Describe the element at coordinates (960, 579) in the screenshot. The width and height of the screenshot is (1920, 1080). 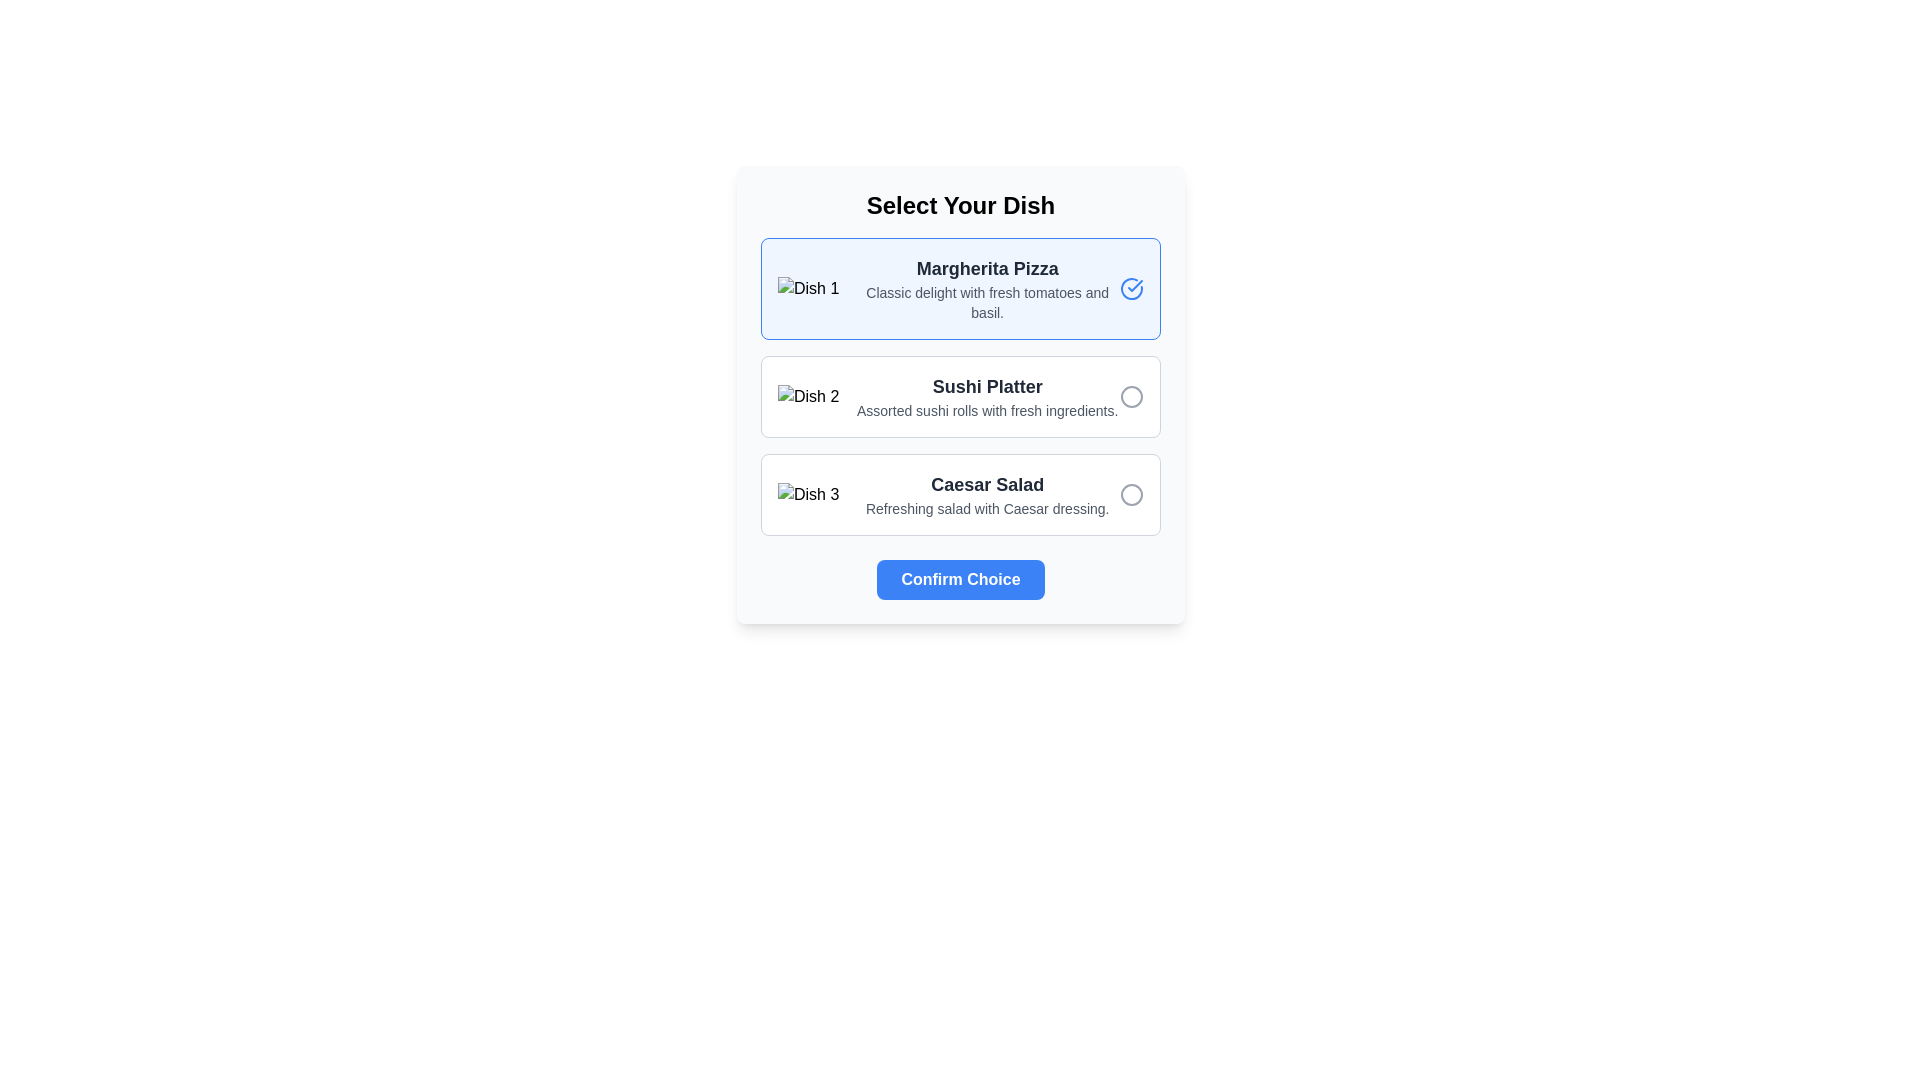
I see `keyboard navigation` at that location.